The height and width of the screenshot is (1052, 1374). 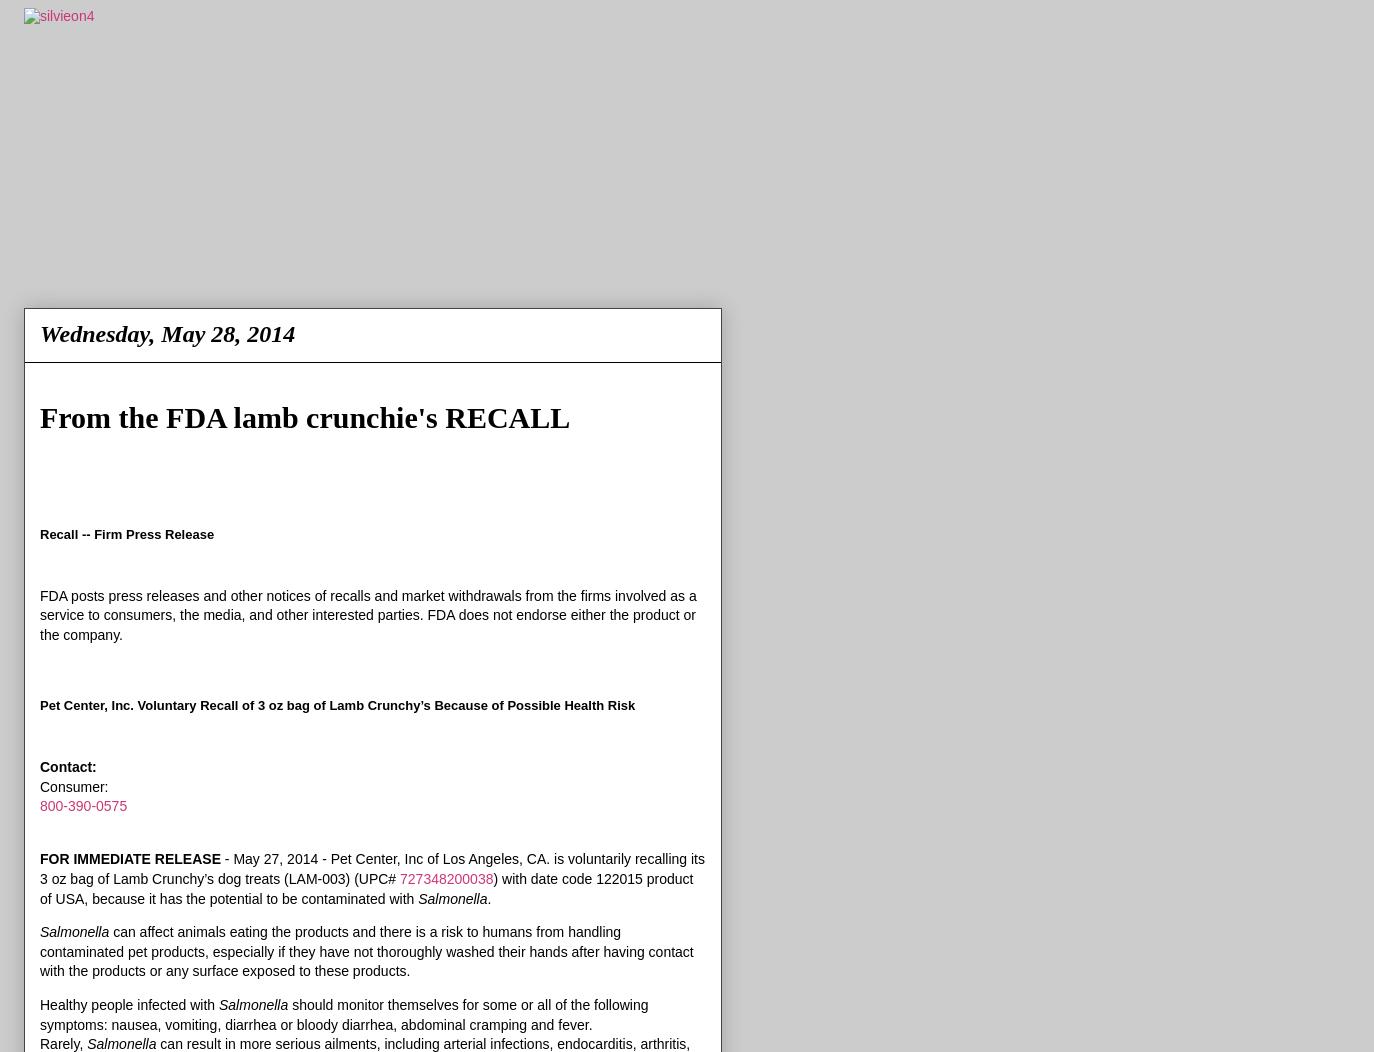 What do you see at coordinates (486, 897) in the screenshot?
I see `'.'` at bounding box center [486, 897].